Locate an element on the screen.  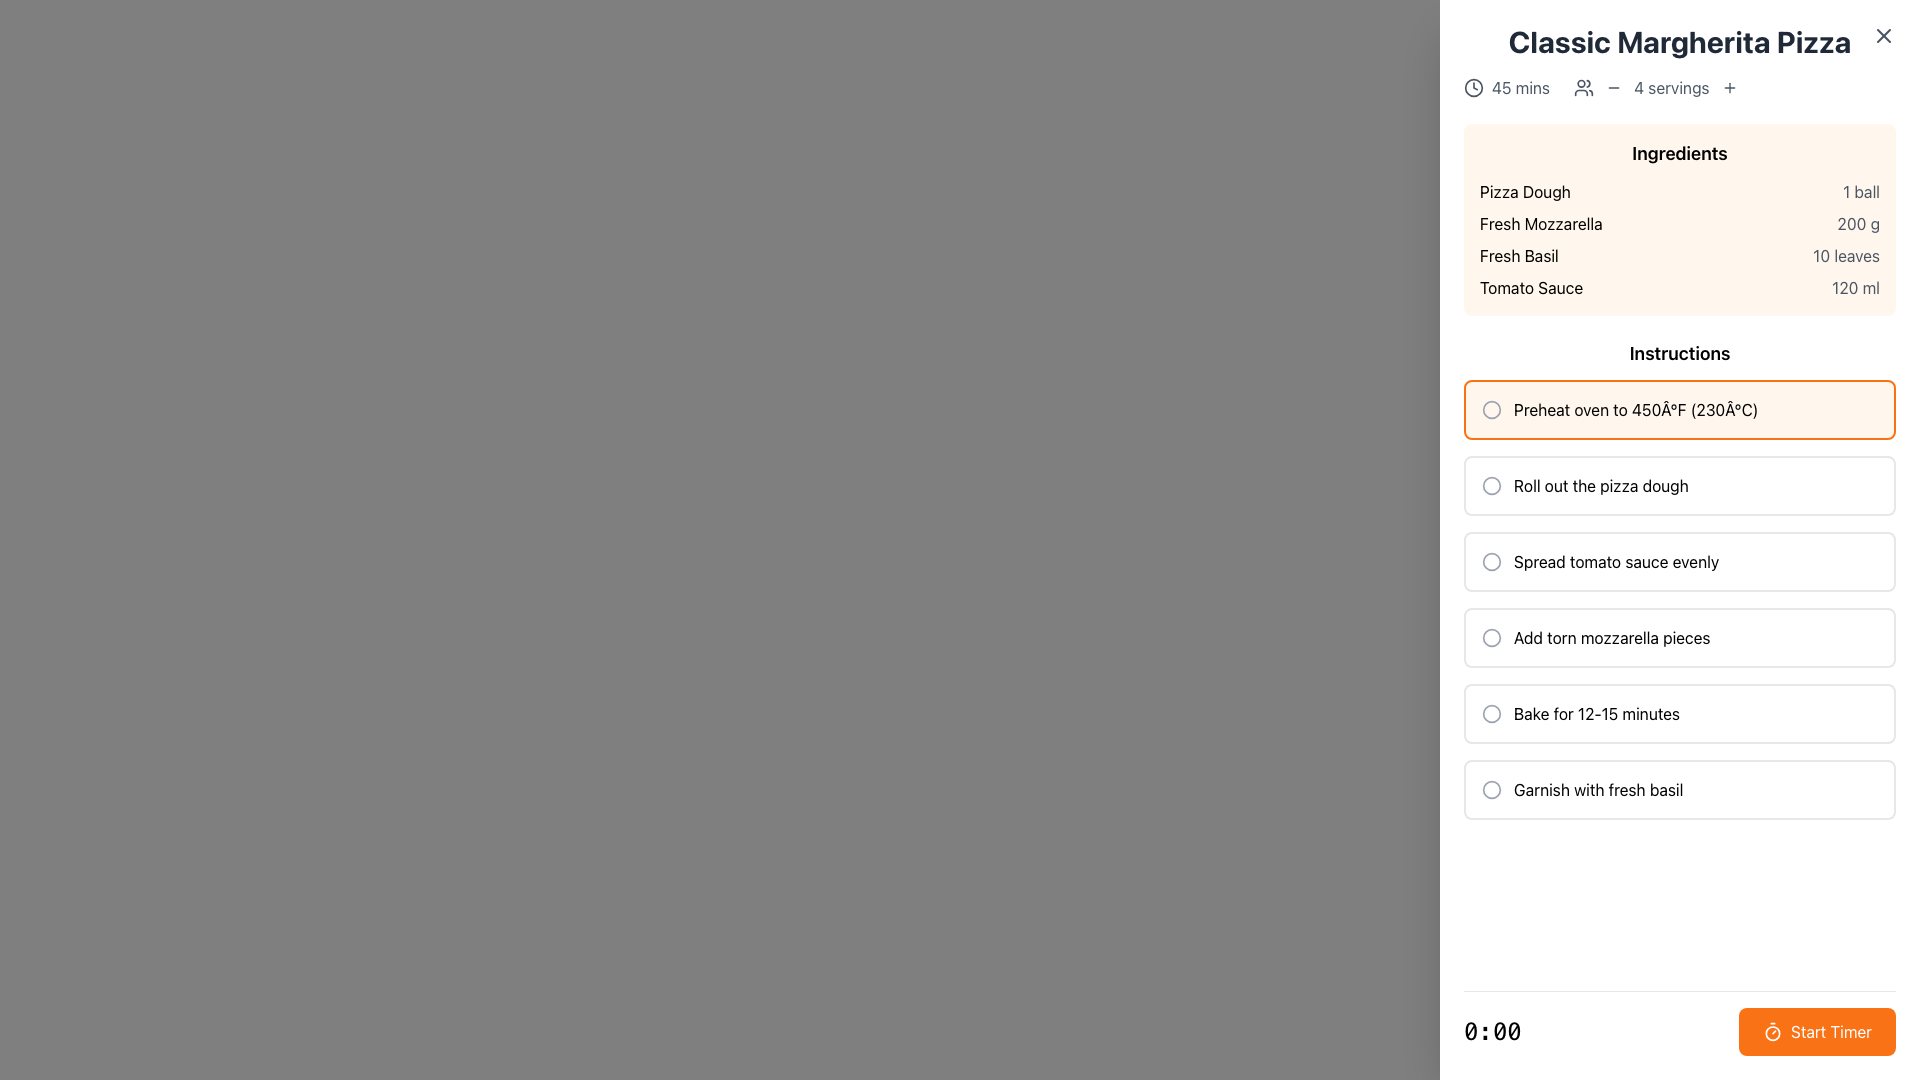
the user group icon, which consists of two human figures outlined in a uniform stroke, located near the top center of the panel next to the text '4 servings' is located at coordinates (1583, 87).